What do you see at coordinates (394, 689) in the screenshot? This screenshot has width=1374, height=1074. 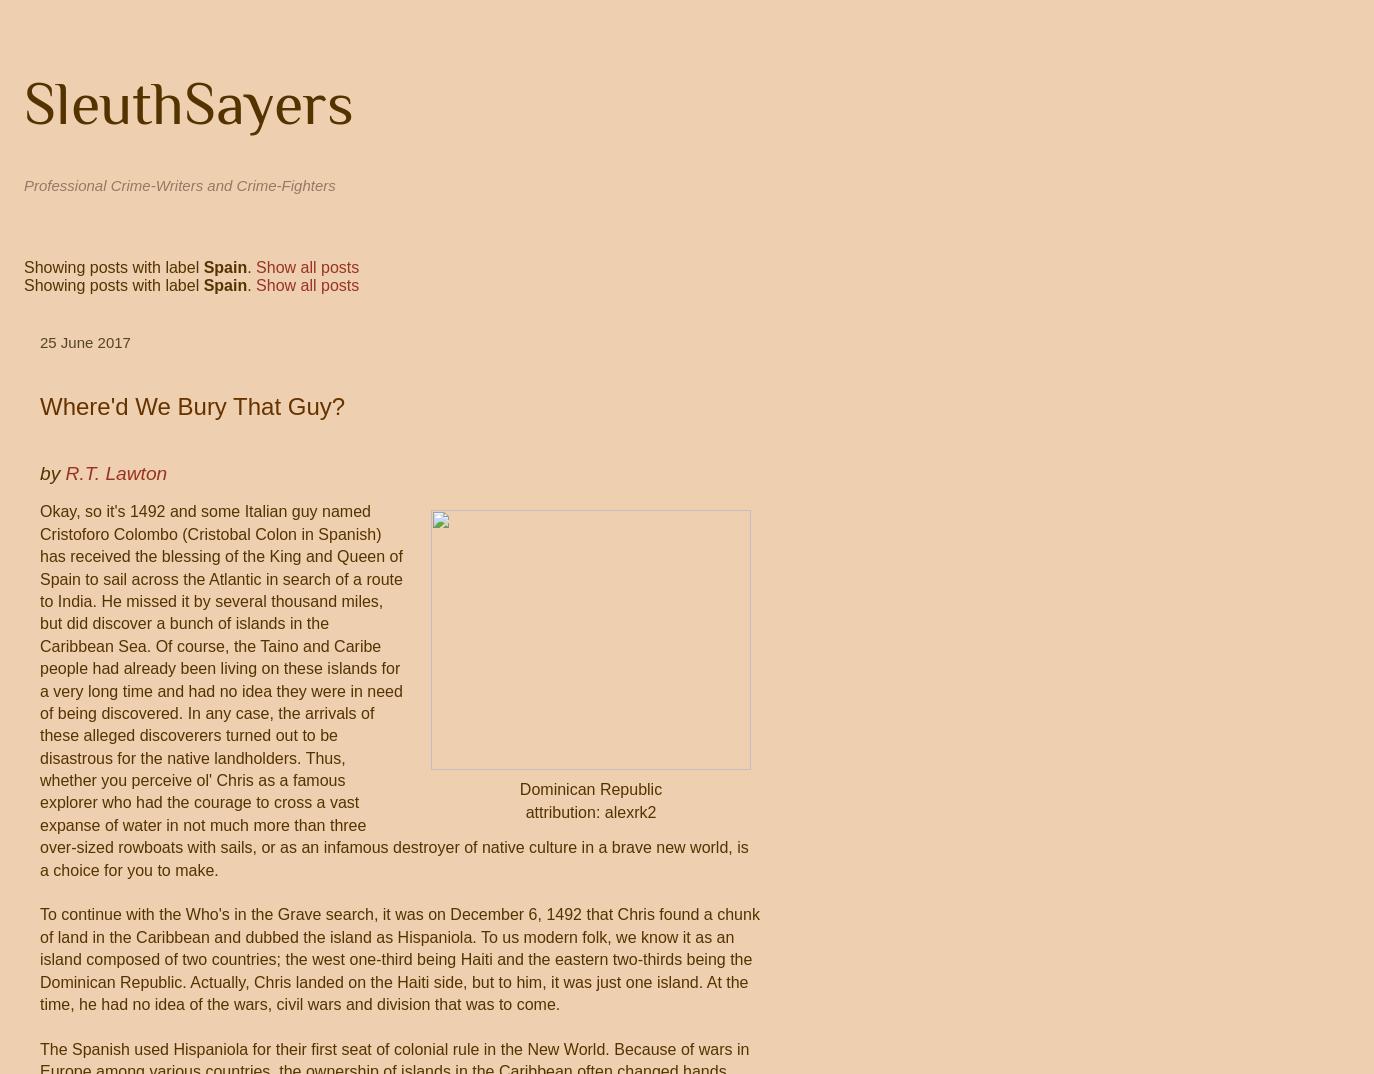 I see `'Okay, so it's 1492 and some Italian guy named Cristoforo Colombo (Cristobal Colon in Spanish) has received the blessing of the King and Queen of Spain to sail across the Atlantic in search of a route to India. He missed it by several thousand miles, but did discover a bunch of islands in the Caribbean Sea. Of course, the Taino and Caribe people had already been living on these islands for a very long time and had no idea they were in need of being discovered. In any case, the arrivals of these alleged discoverers turned out to be disastrous for the native landholders. Thus, whether you perceive ol' Chris as a famous explorer who had the courage to cross a vast expanse of water in not much more than three over-sized rowboats with sails, or as an infamous destroyer of native culture in a brave new world, is a choice for you to make.'` at bounding box center [394, 689].